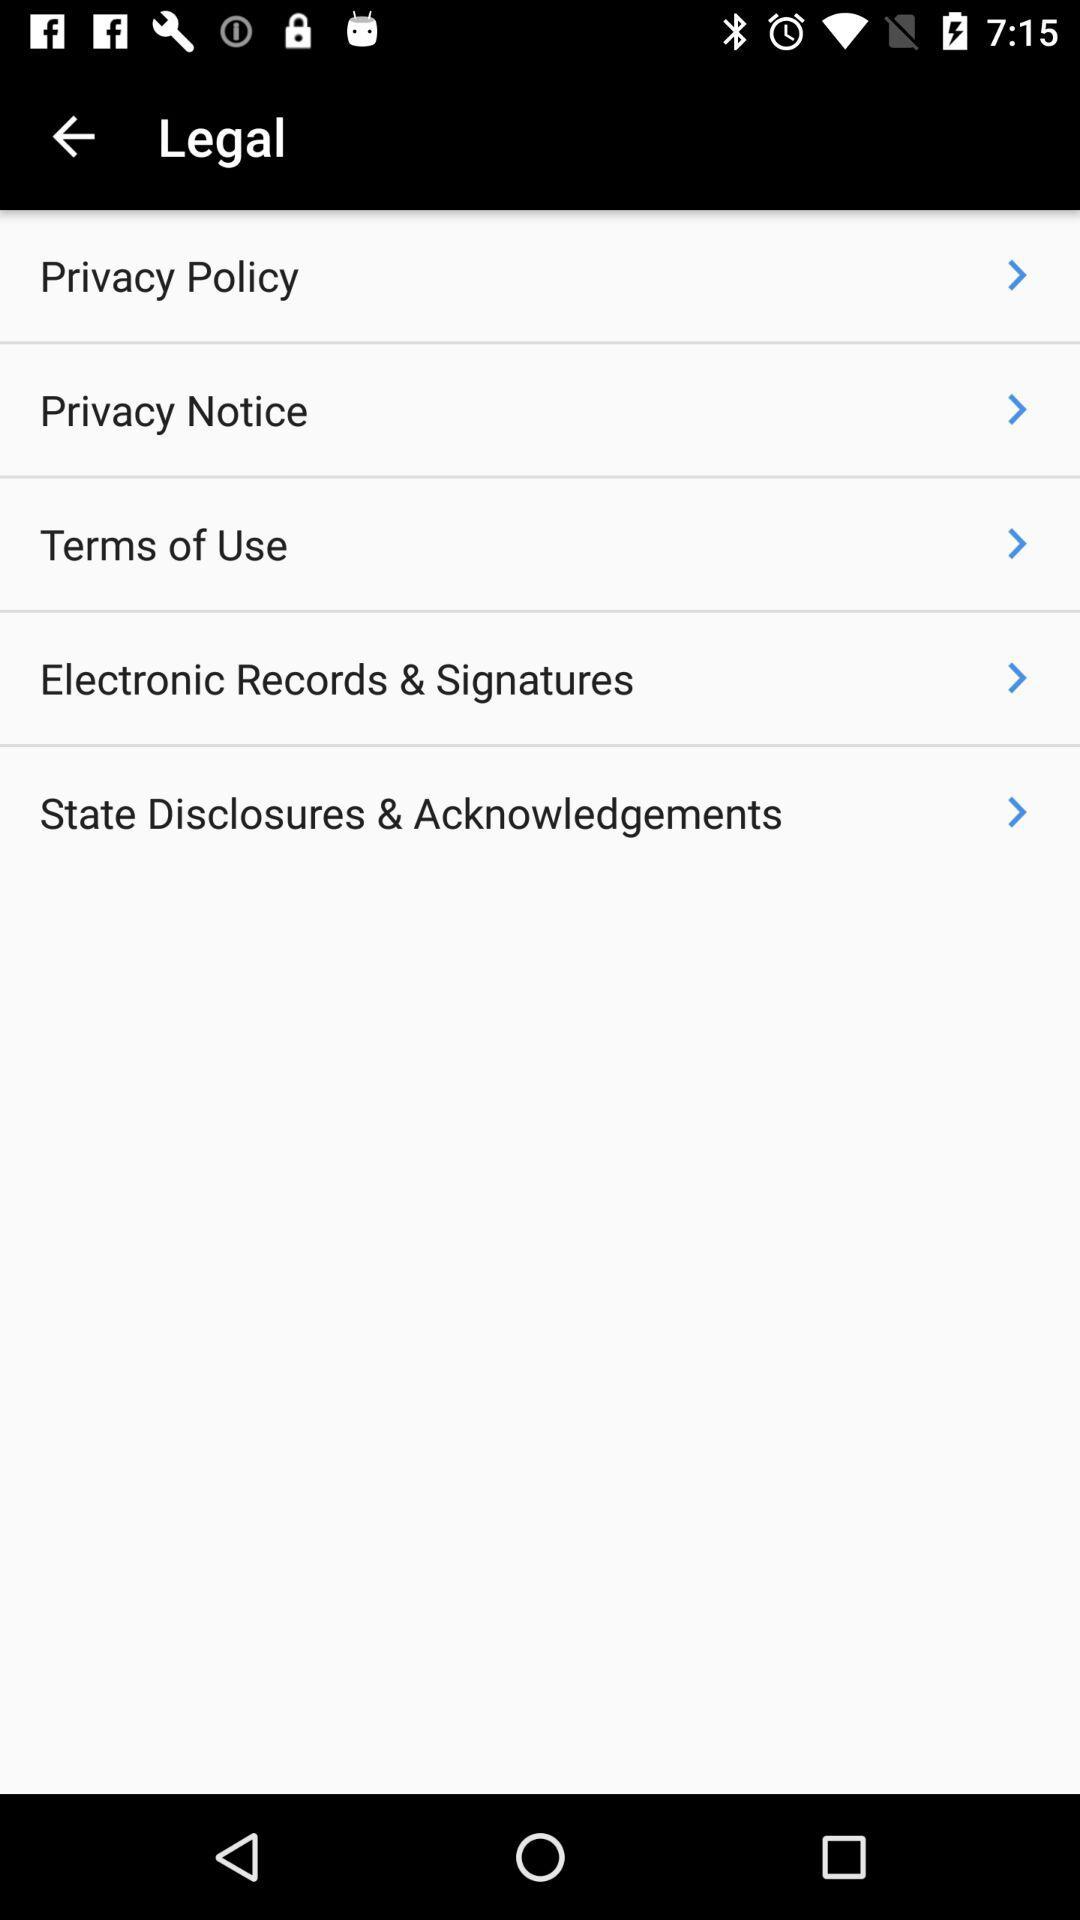 This screenshot has width=1080, height=1920. Describe the element at coordinates (172, 408) in the screenshot. I see `privacy notice` at that location.